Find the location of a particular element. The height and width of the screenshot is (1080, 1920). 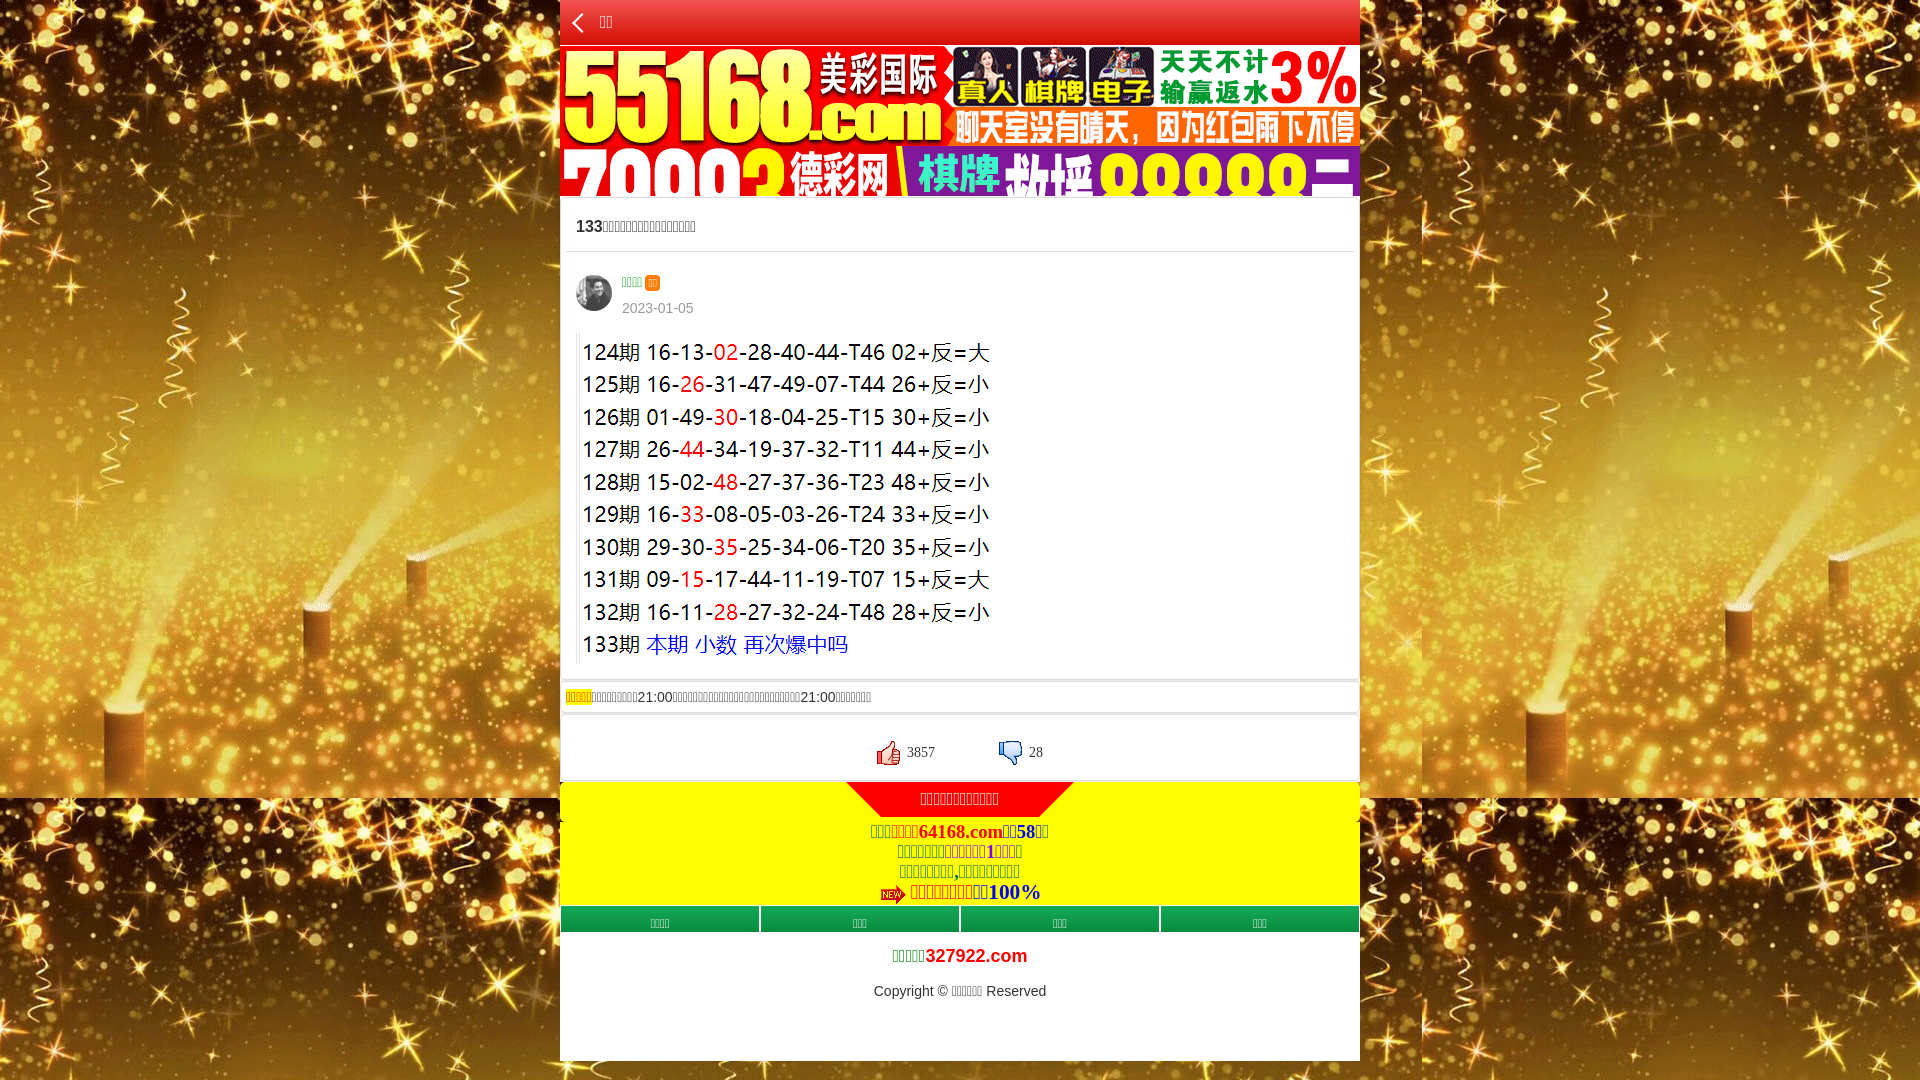

'28' is located at coordinates (1021, 752).